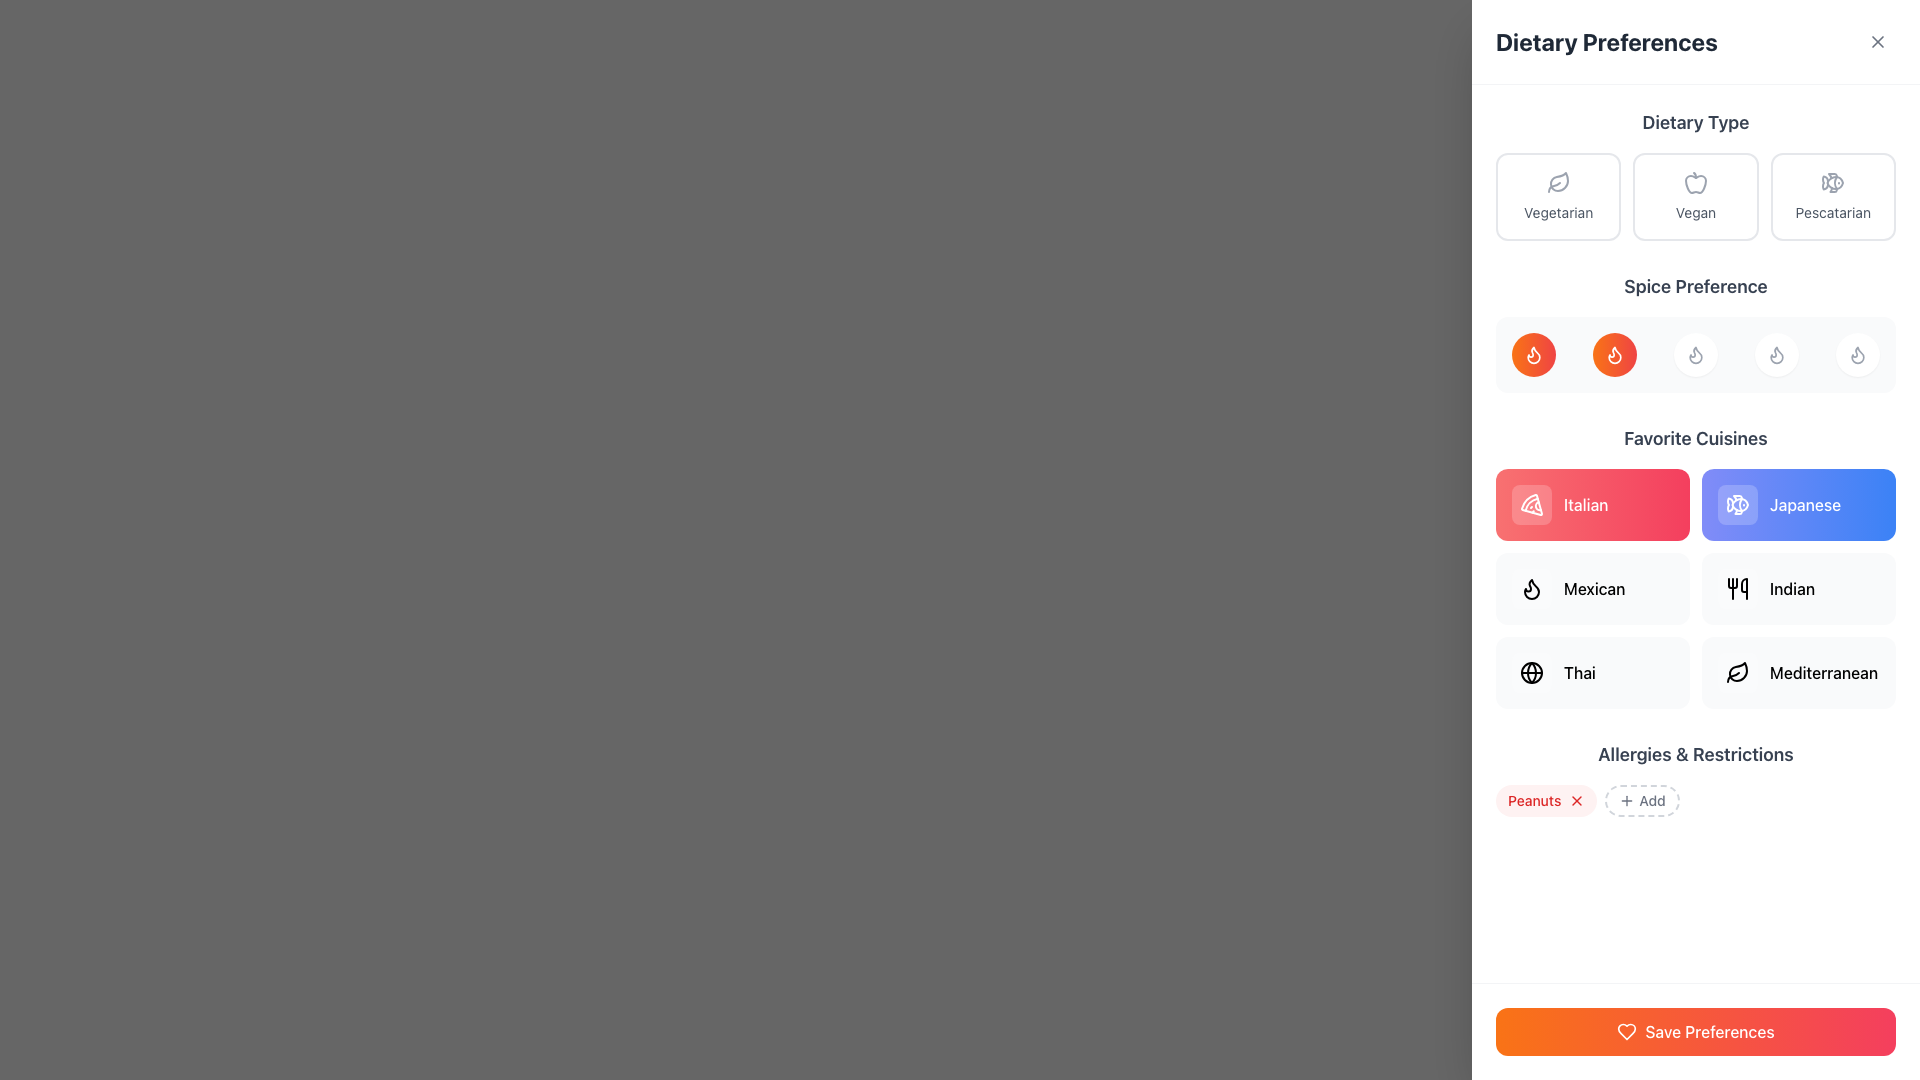  I want to click on the spice level icon button representing a moderate spice preference in the Dietary Preferences interface, so click(1614, 353).